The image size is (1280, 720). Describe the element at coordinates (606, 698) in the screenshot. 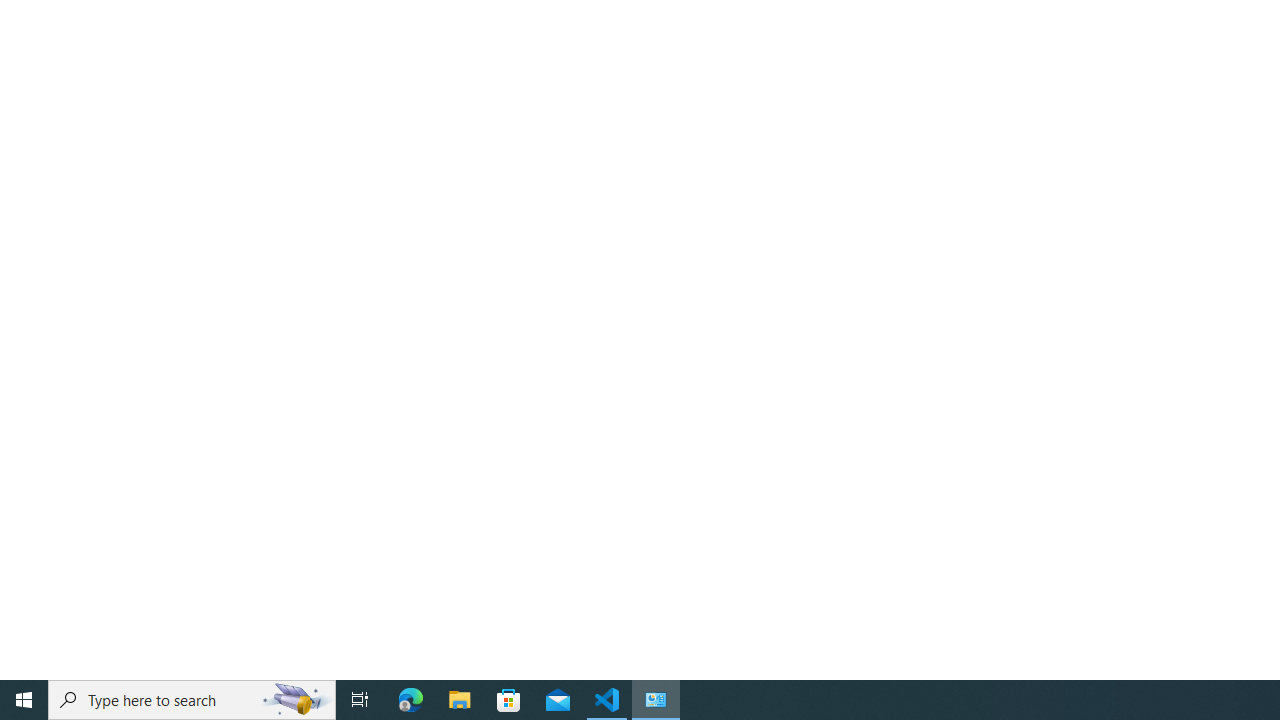

I see `'Visual Studio Code - 1 running window'` at that location.